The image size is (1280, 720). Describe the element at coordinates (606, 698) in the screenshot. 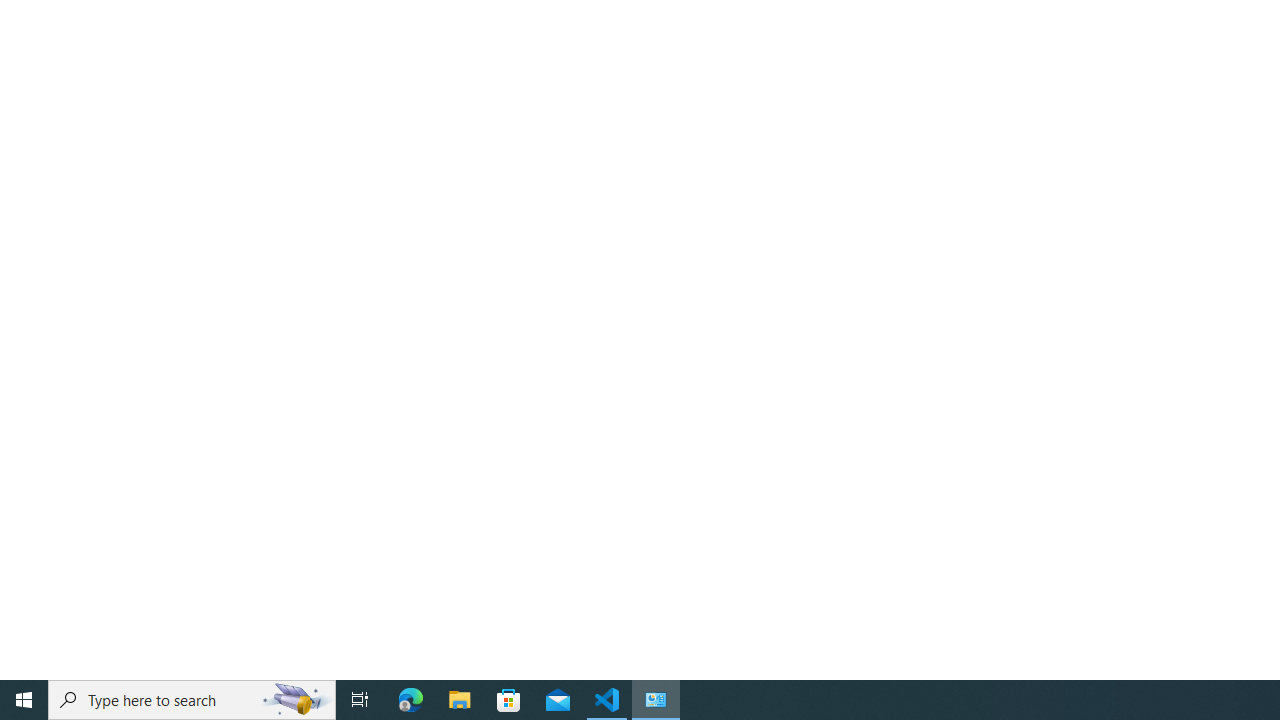

I see `'Visual Studio Code - 1 running window'` at that location.